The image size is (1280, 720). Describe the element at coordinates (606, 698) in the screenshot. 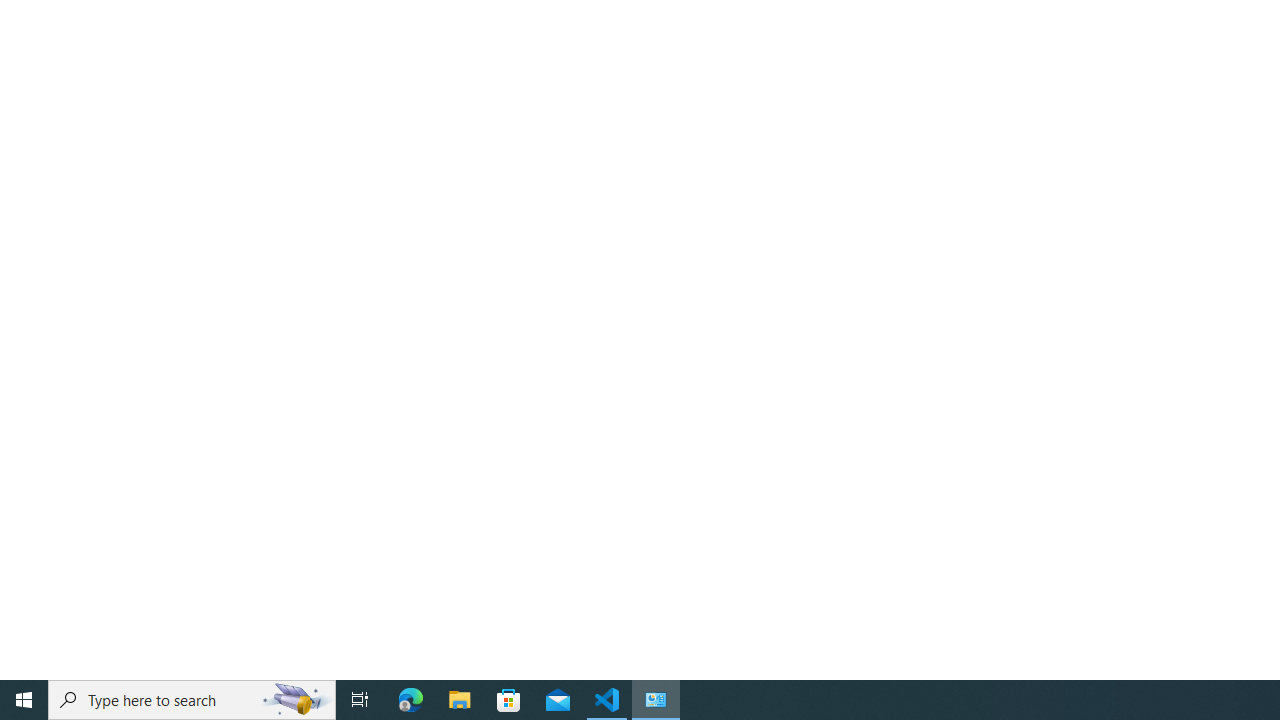

I see `'Visual Studio Code - 1 running window'` at that location.